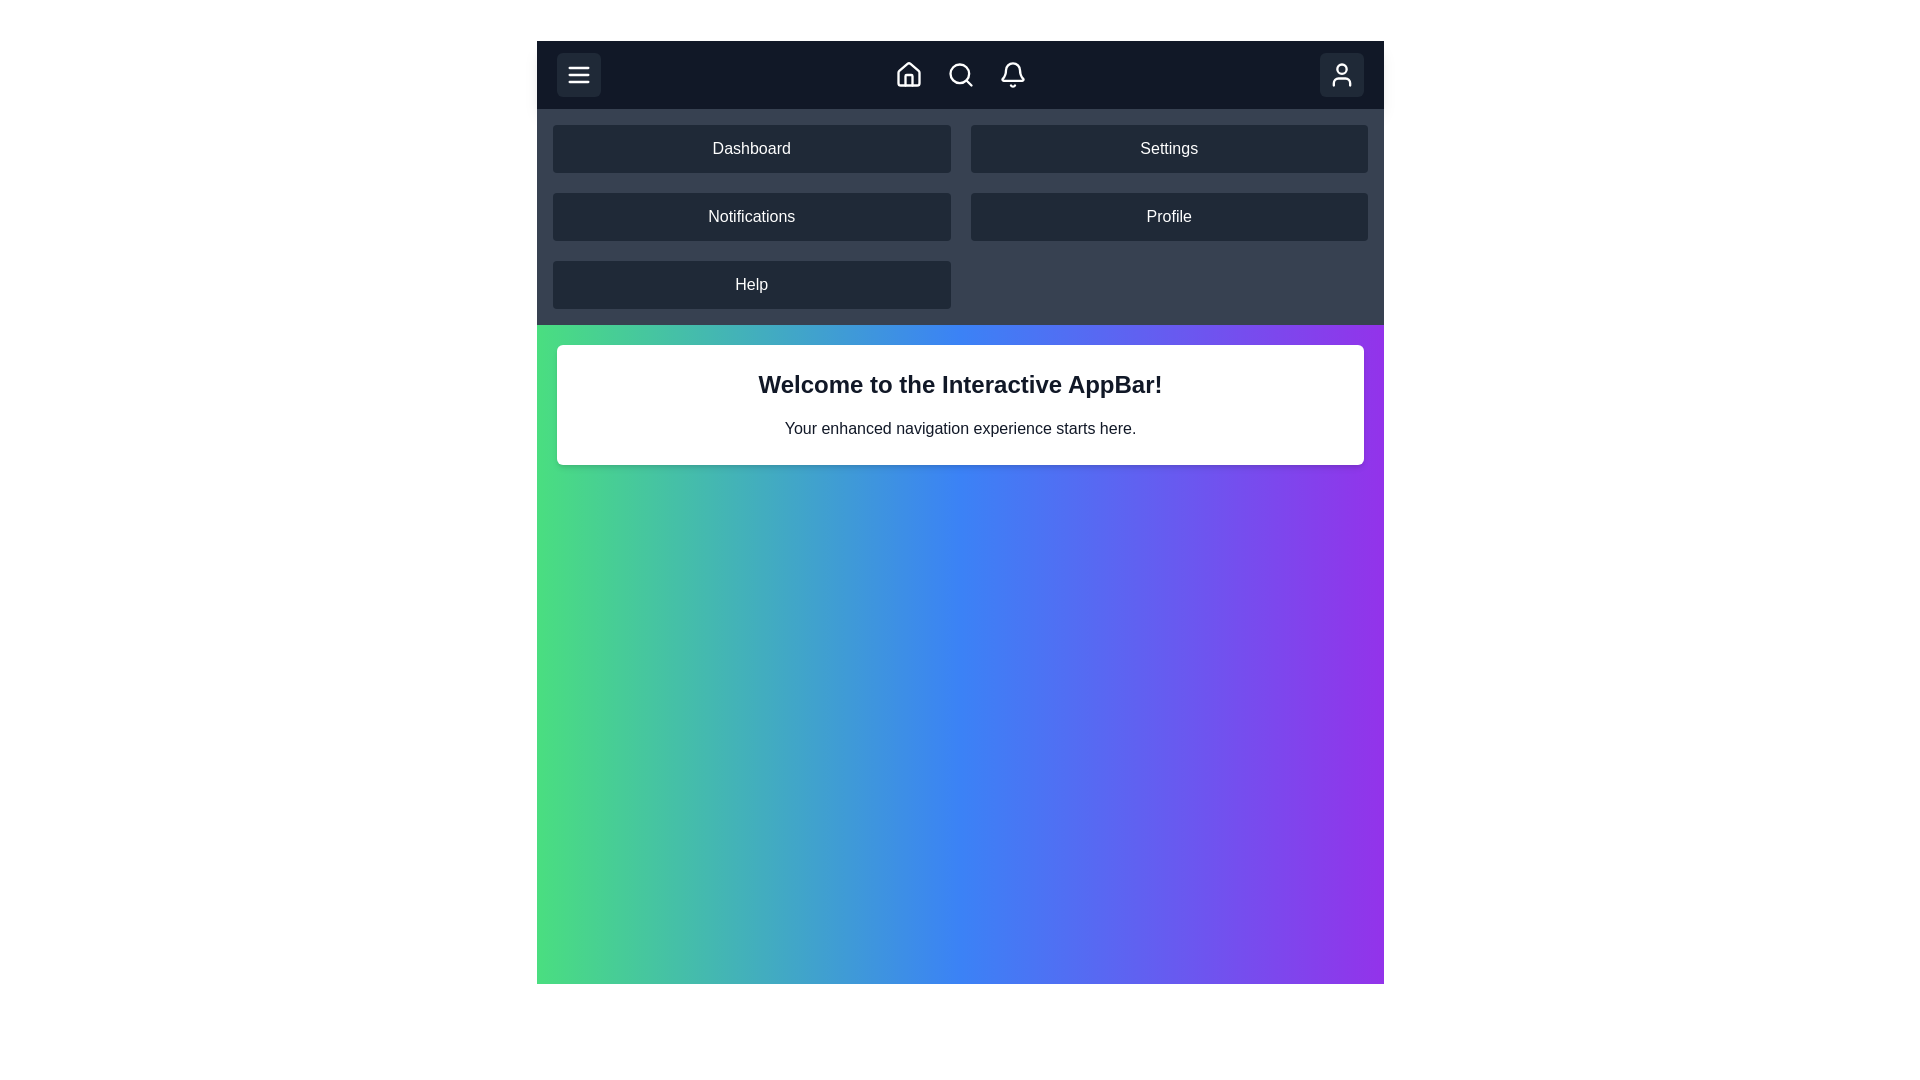 The image size is (1920, 1080). I want to click on the navigation item Dashboard, so click(750, 148).